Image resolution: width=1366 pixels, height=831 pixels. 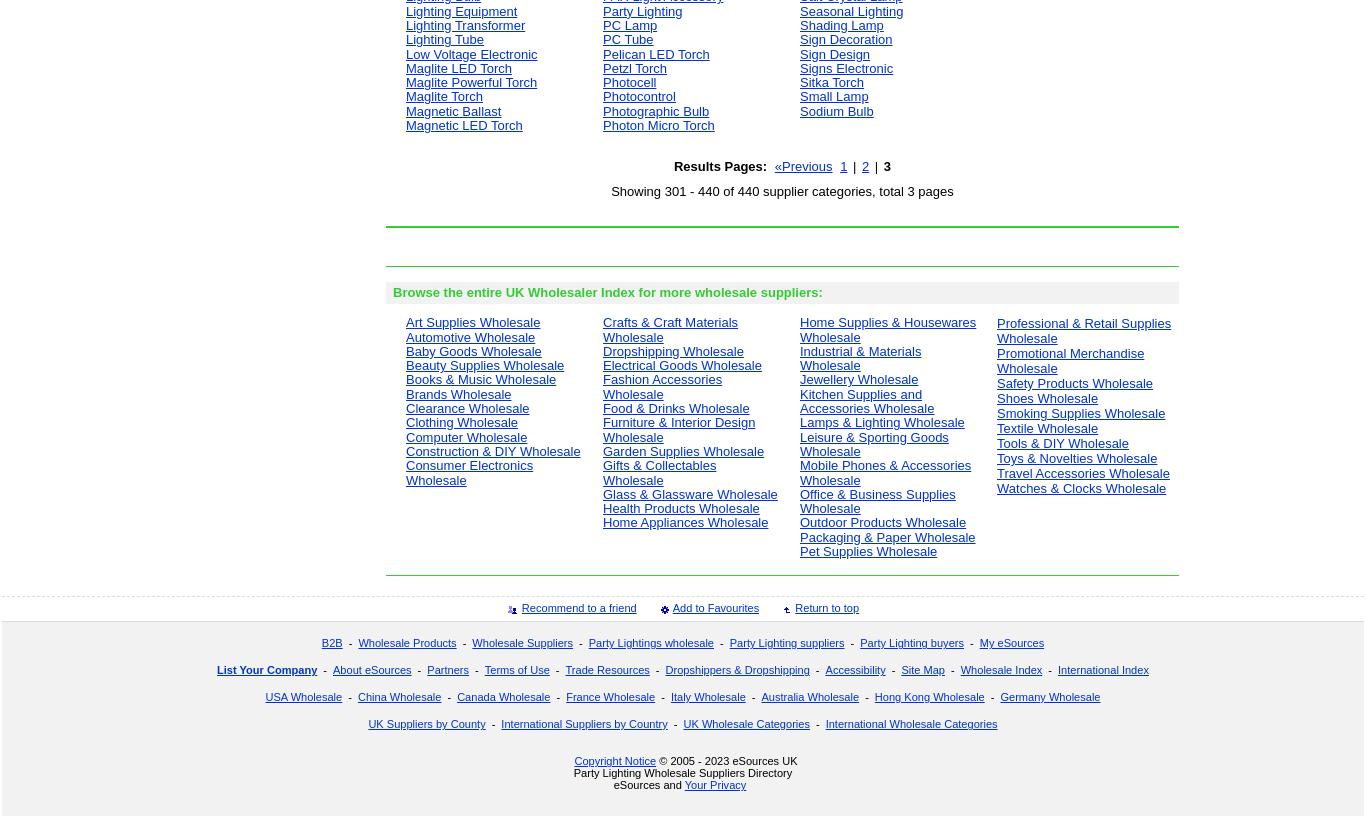 I want to click on 'Australia Wholesale', so click(x=809, y=695).